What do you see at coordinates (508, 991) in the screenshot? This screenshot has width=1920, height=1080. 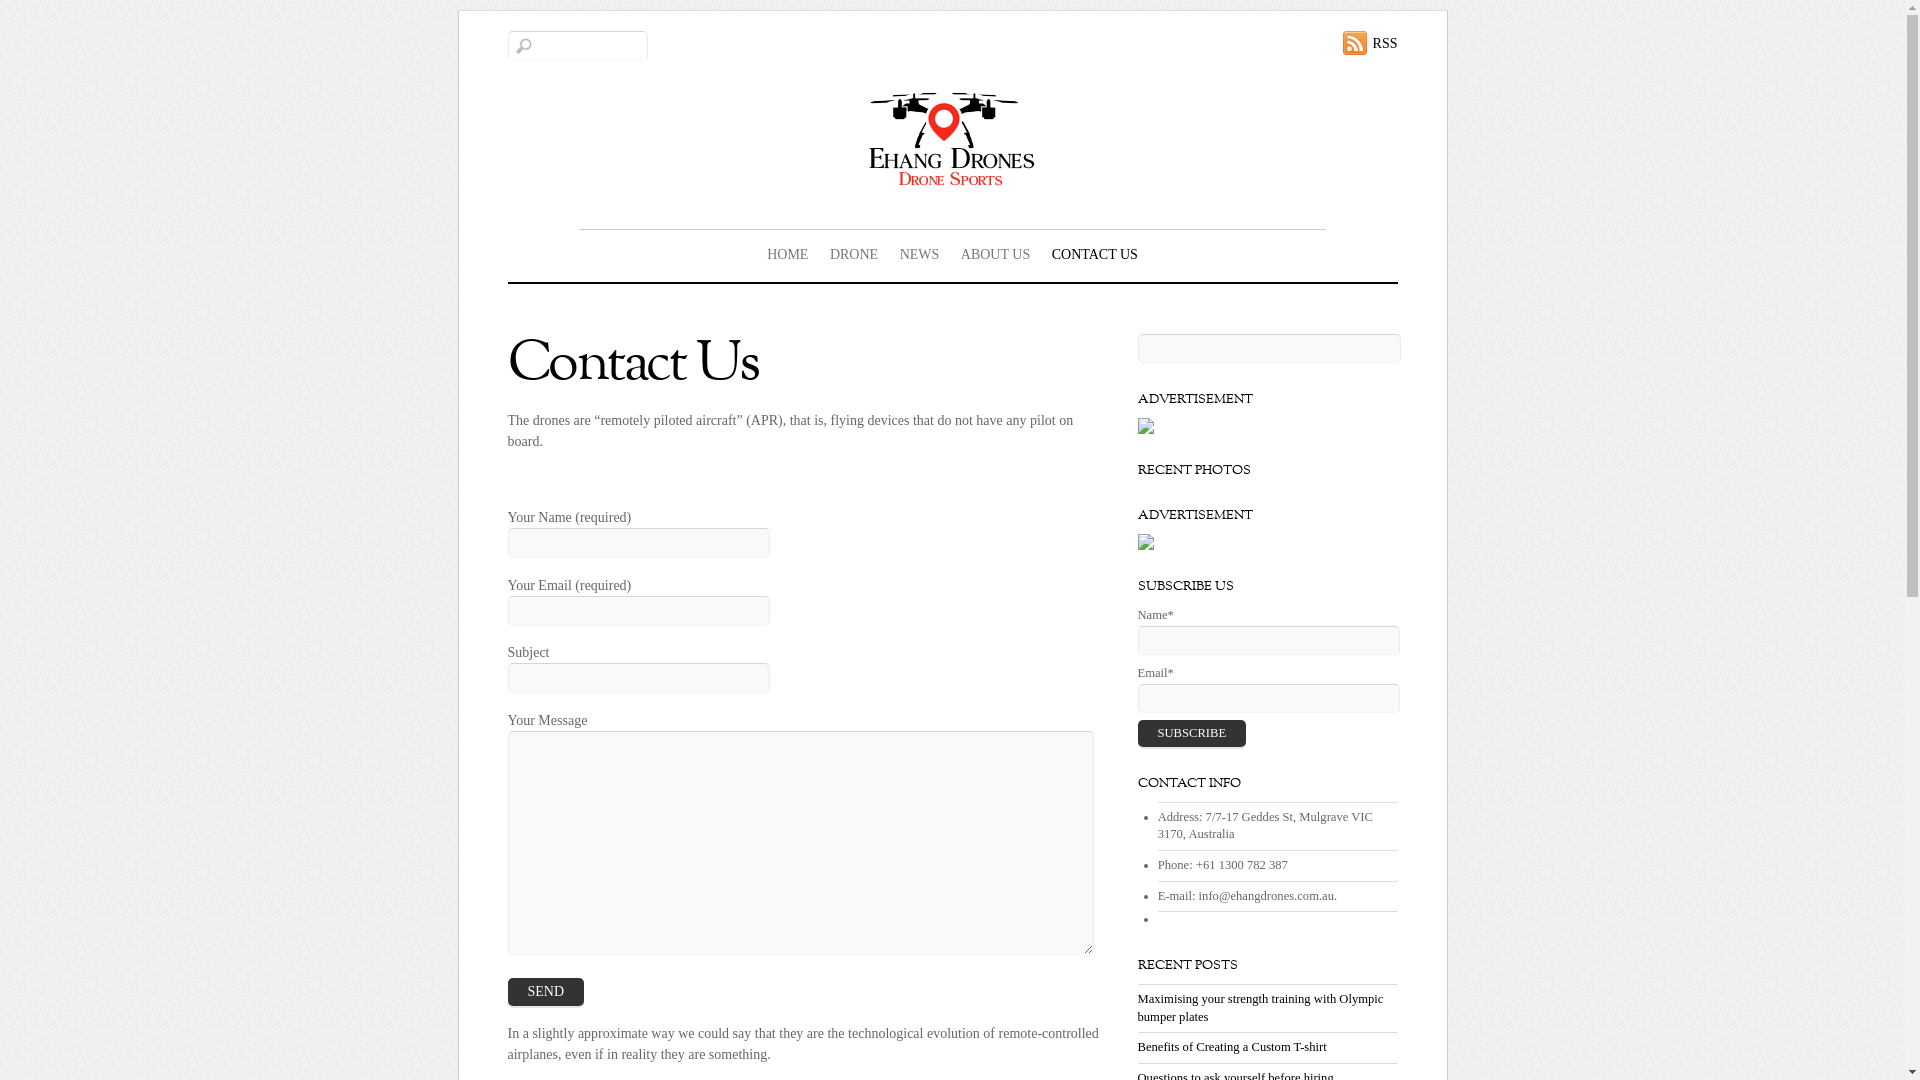 I see `'Send'` at bounding box center [508, 991].